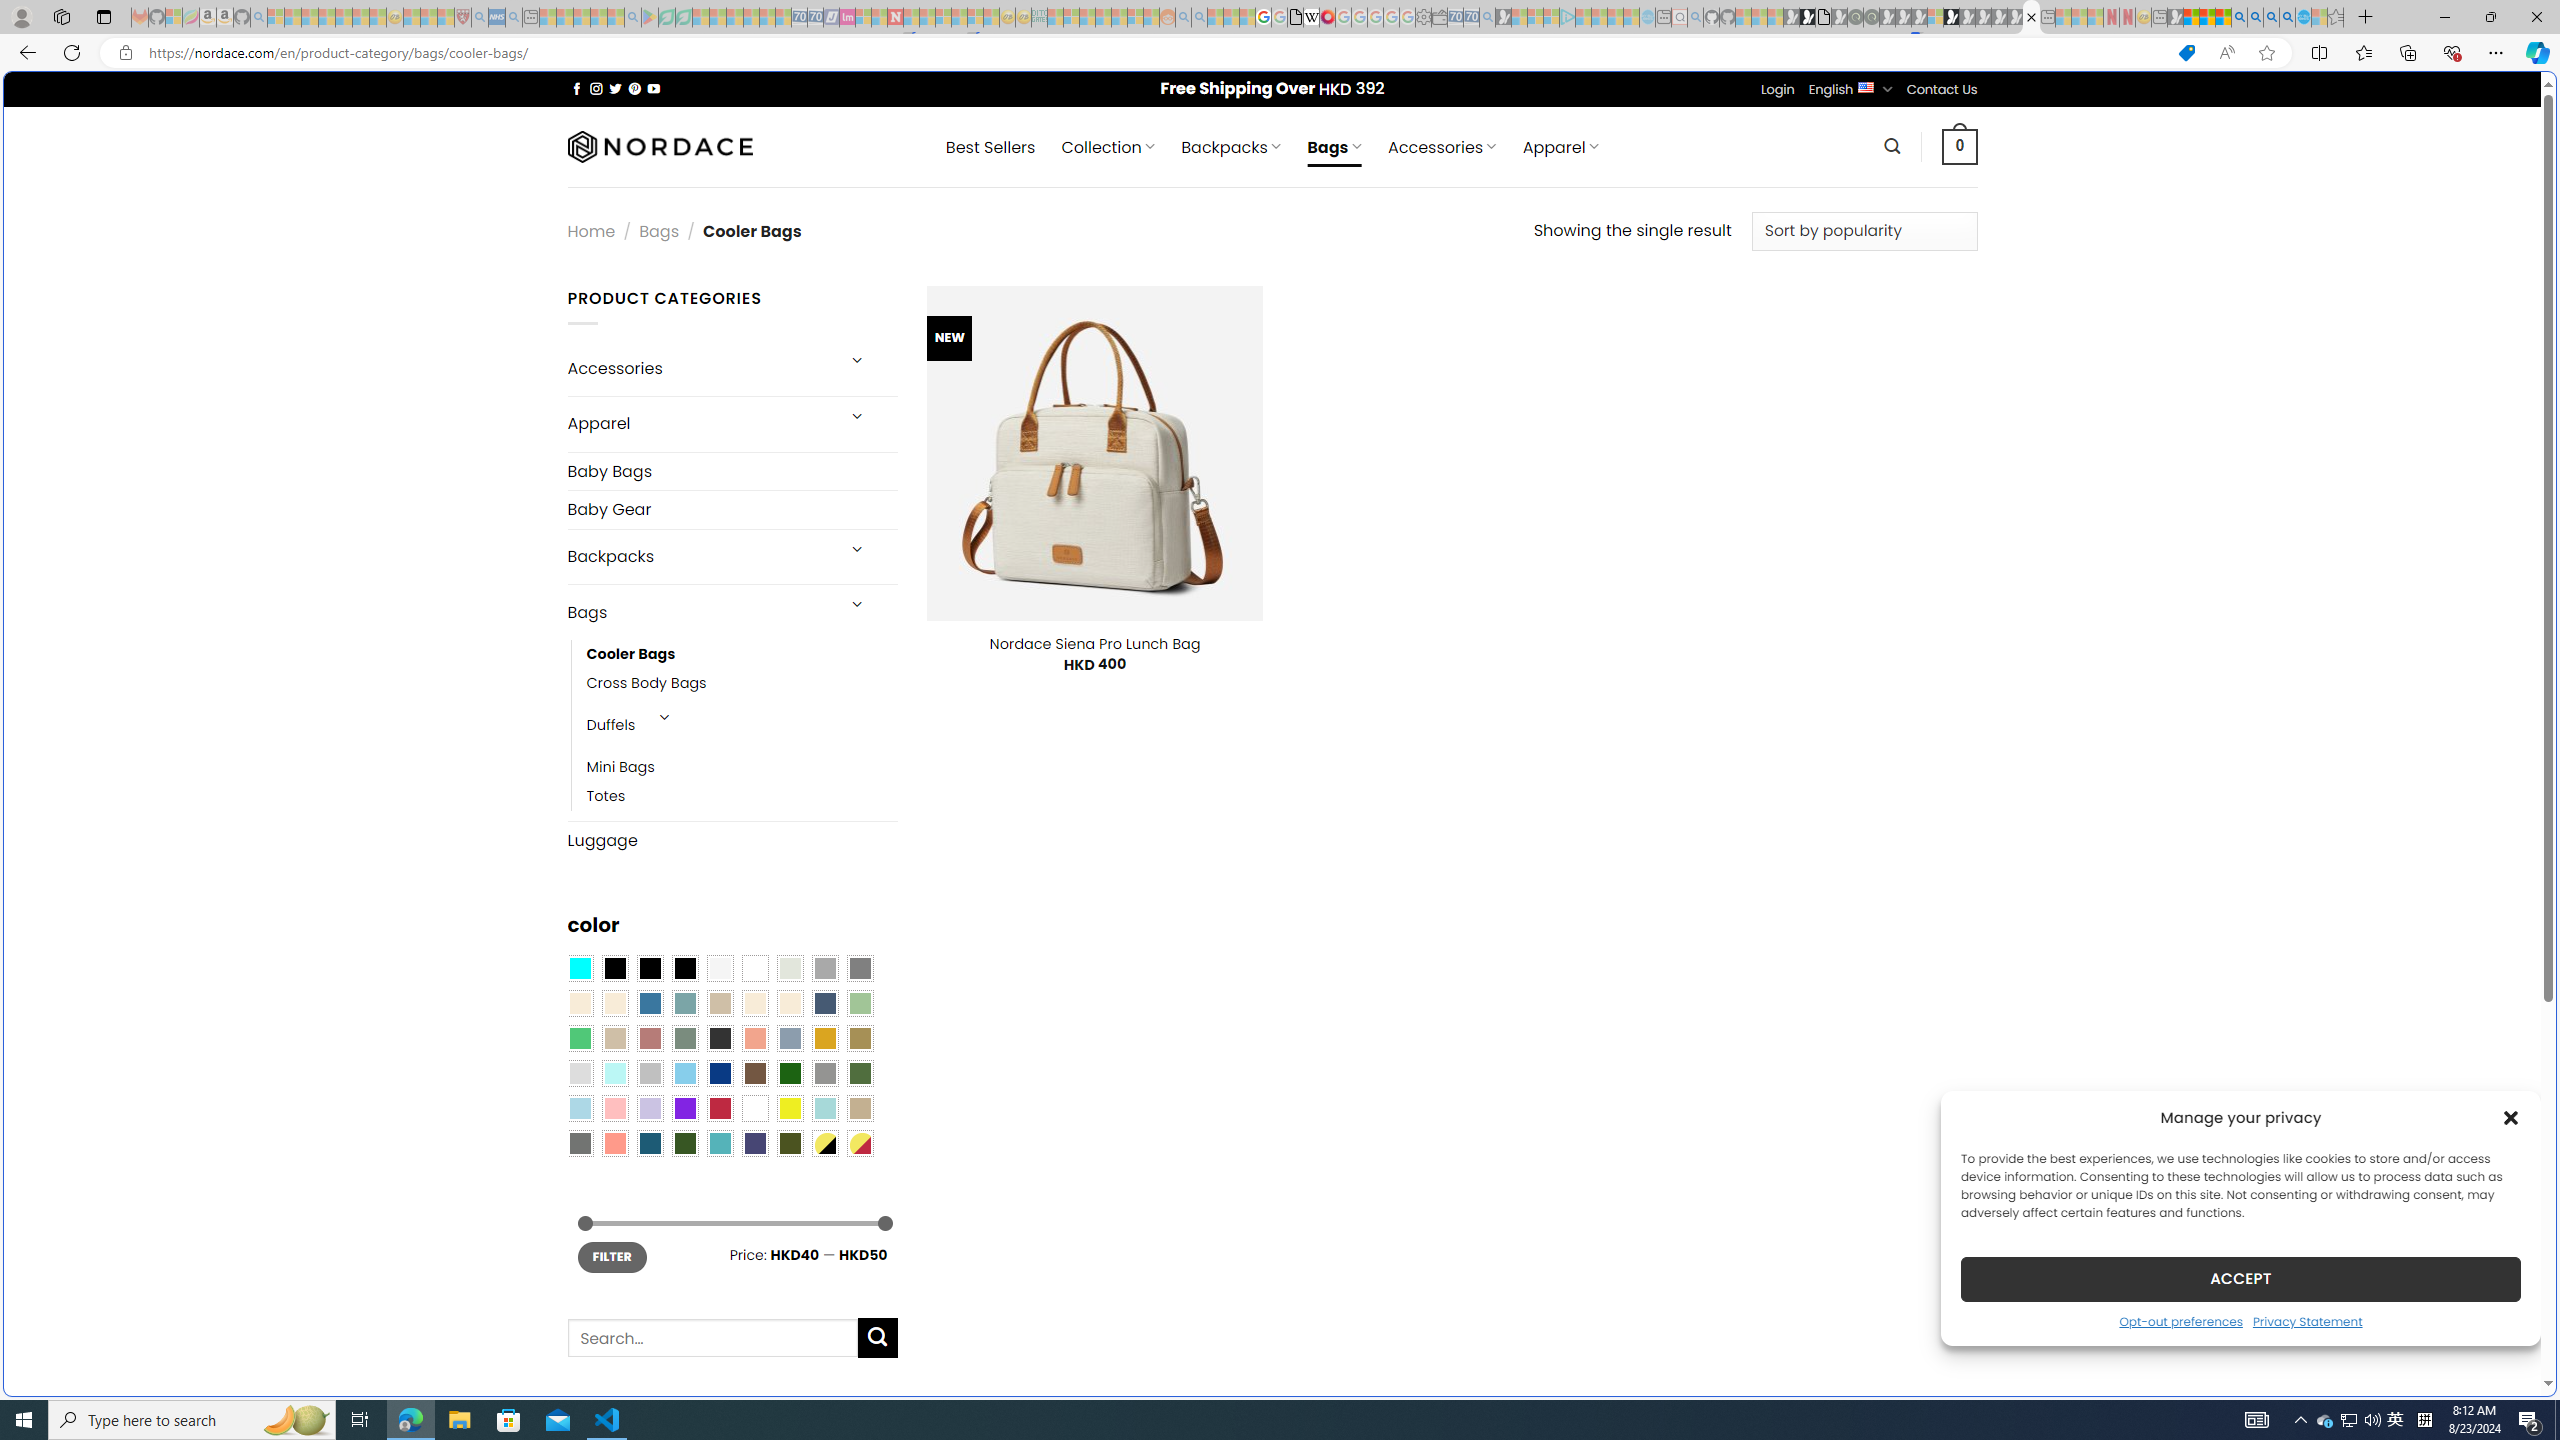 This screenshot has width=2560, height=1440. What do you see at coordinates (684, 1107) in the screenshot?
I see `'Purple'` at bounding box center [684, 1107].